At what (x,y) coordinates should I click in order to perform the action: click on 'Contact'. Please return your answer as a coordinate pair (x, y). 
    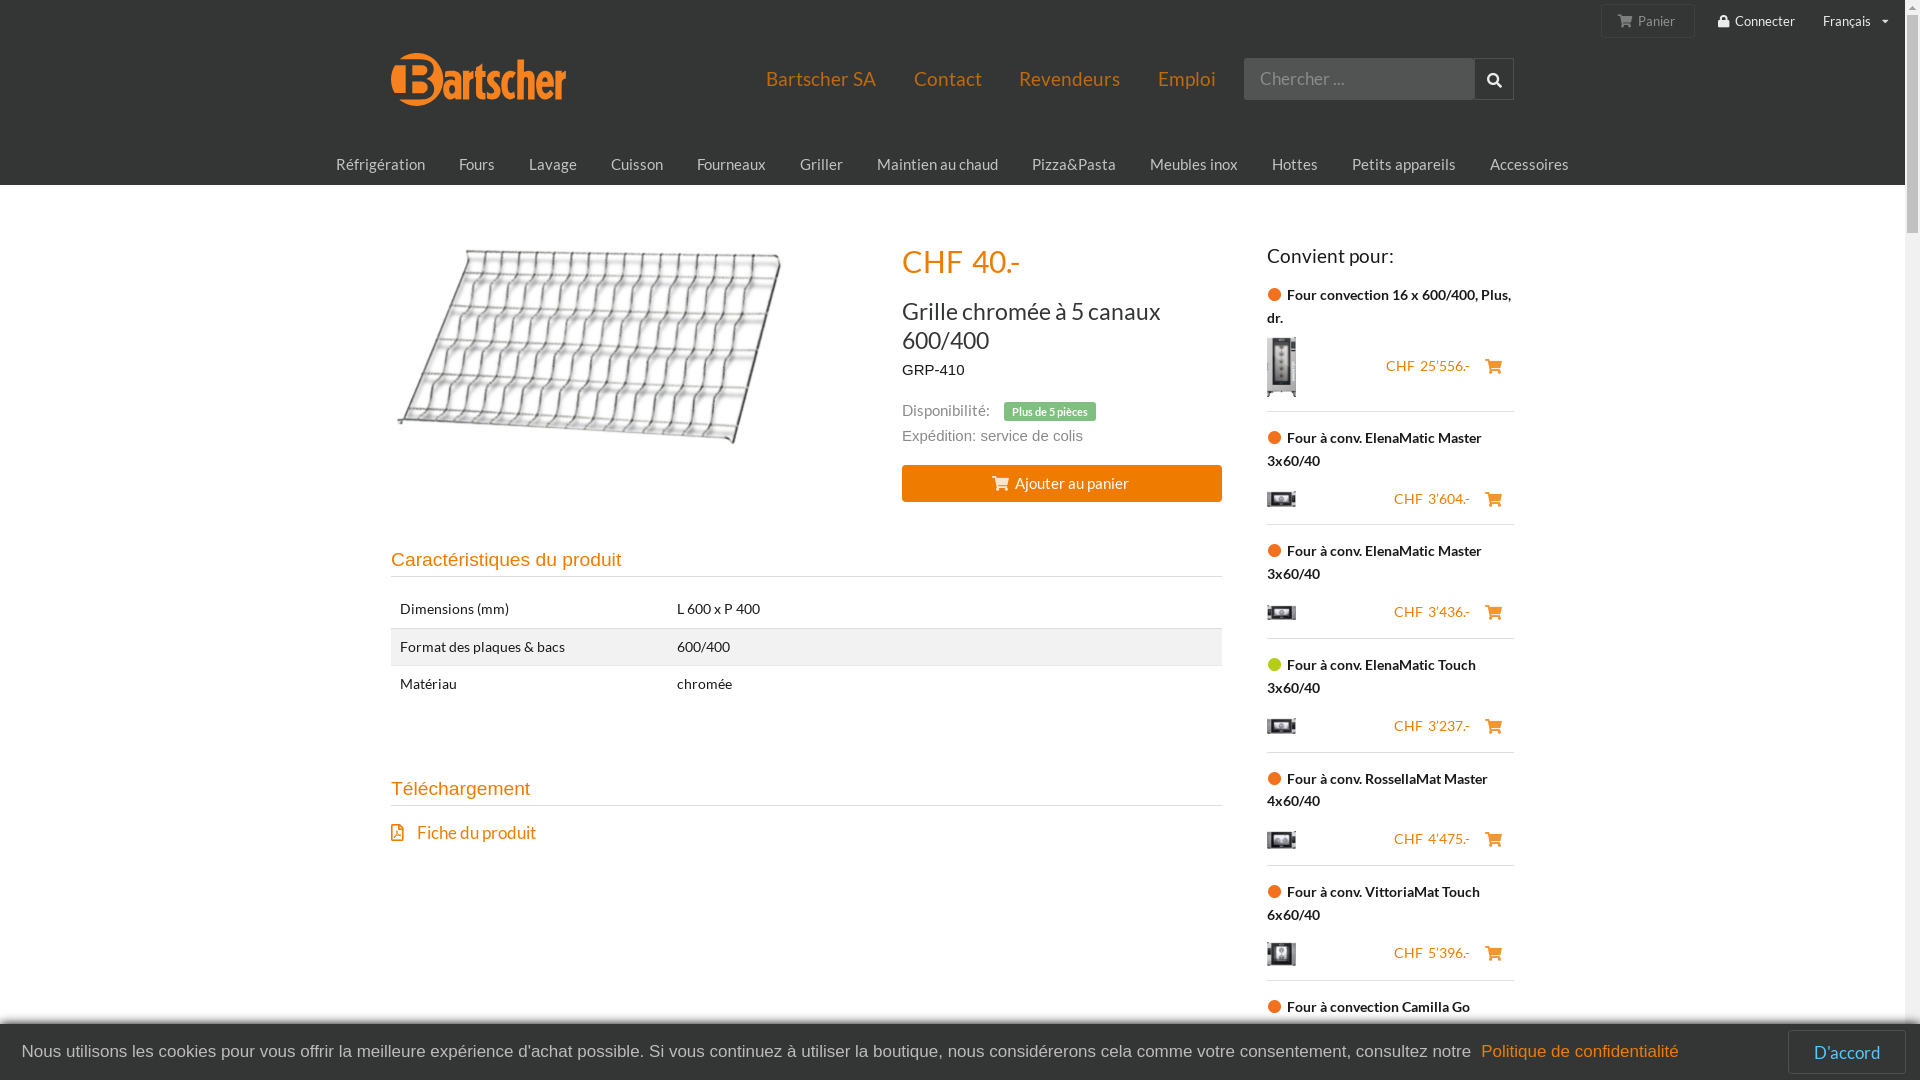
    Looking at the image, I should click on (893, 77).